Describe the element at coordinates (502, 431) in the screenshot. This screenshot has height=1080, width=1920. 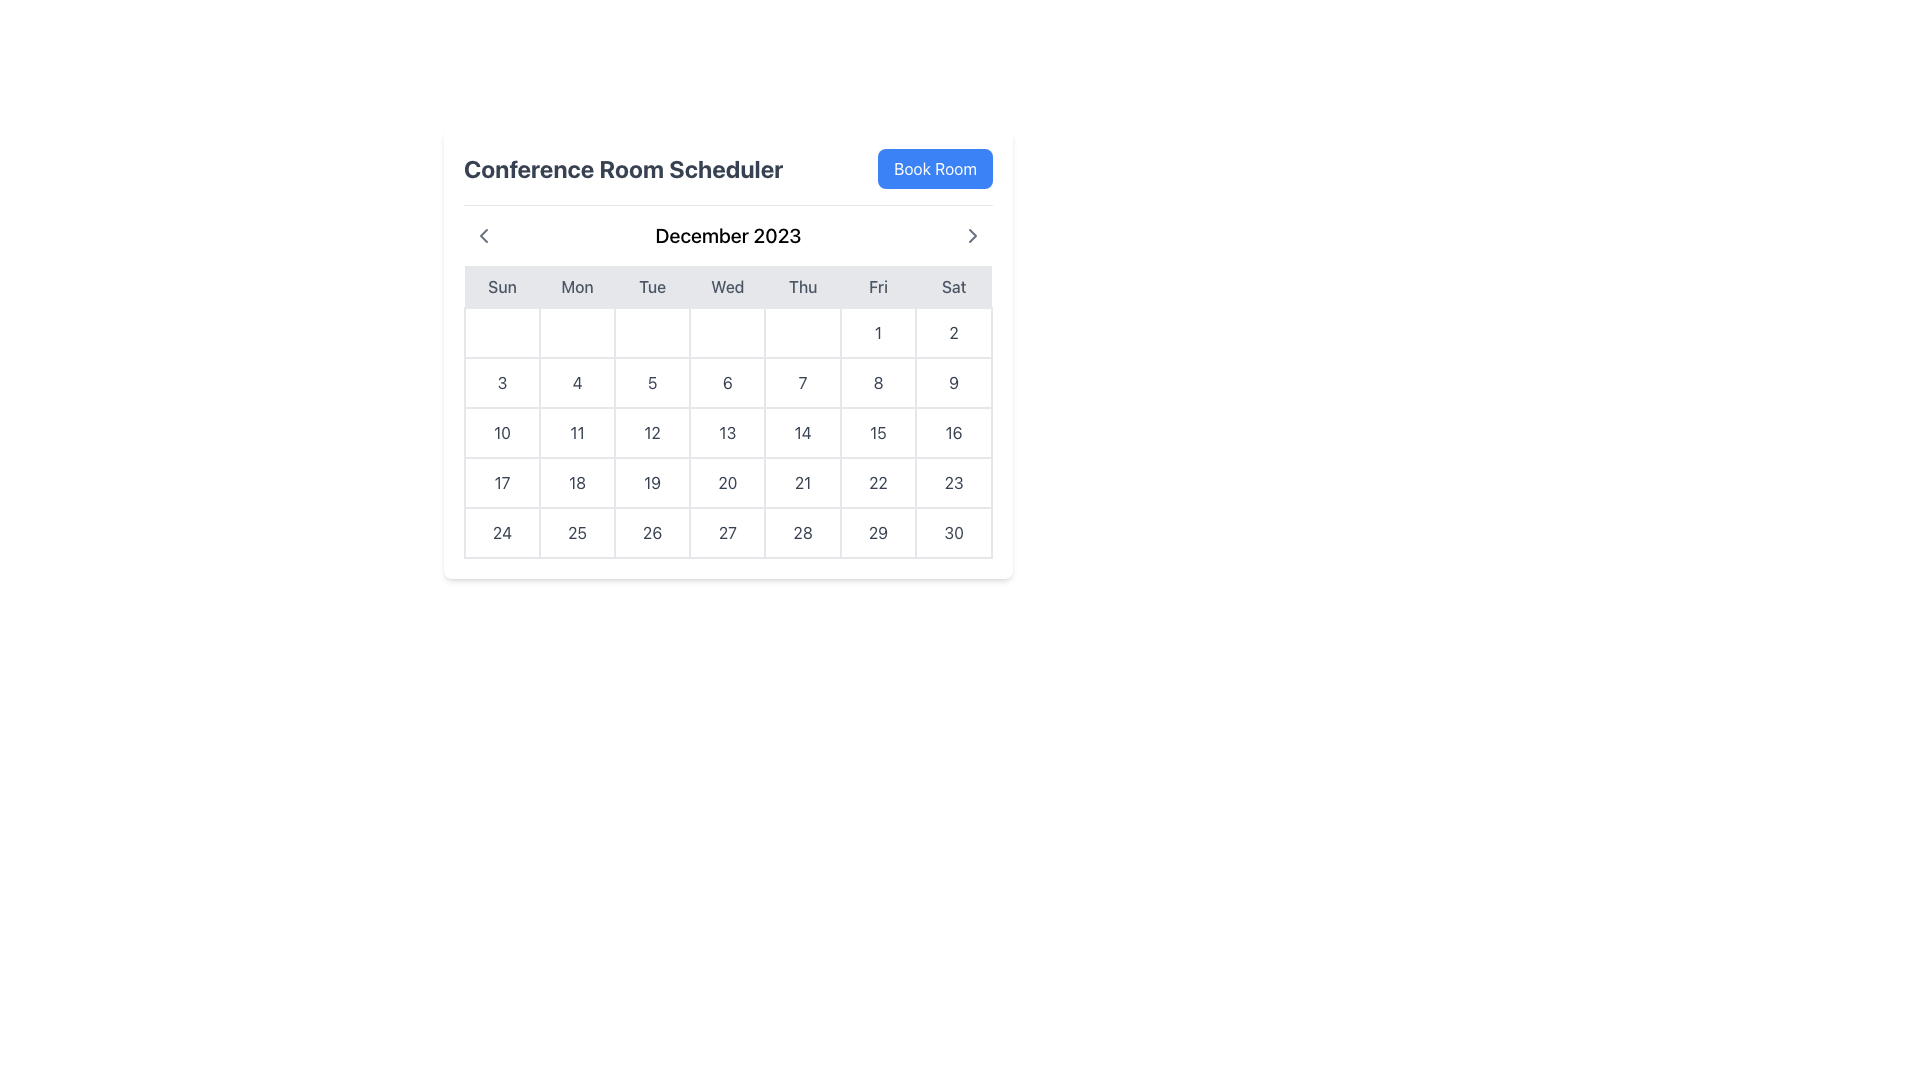
I see `the clickable date cell` at that location.